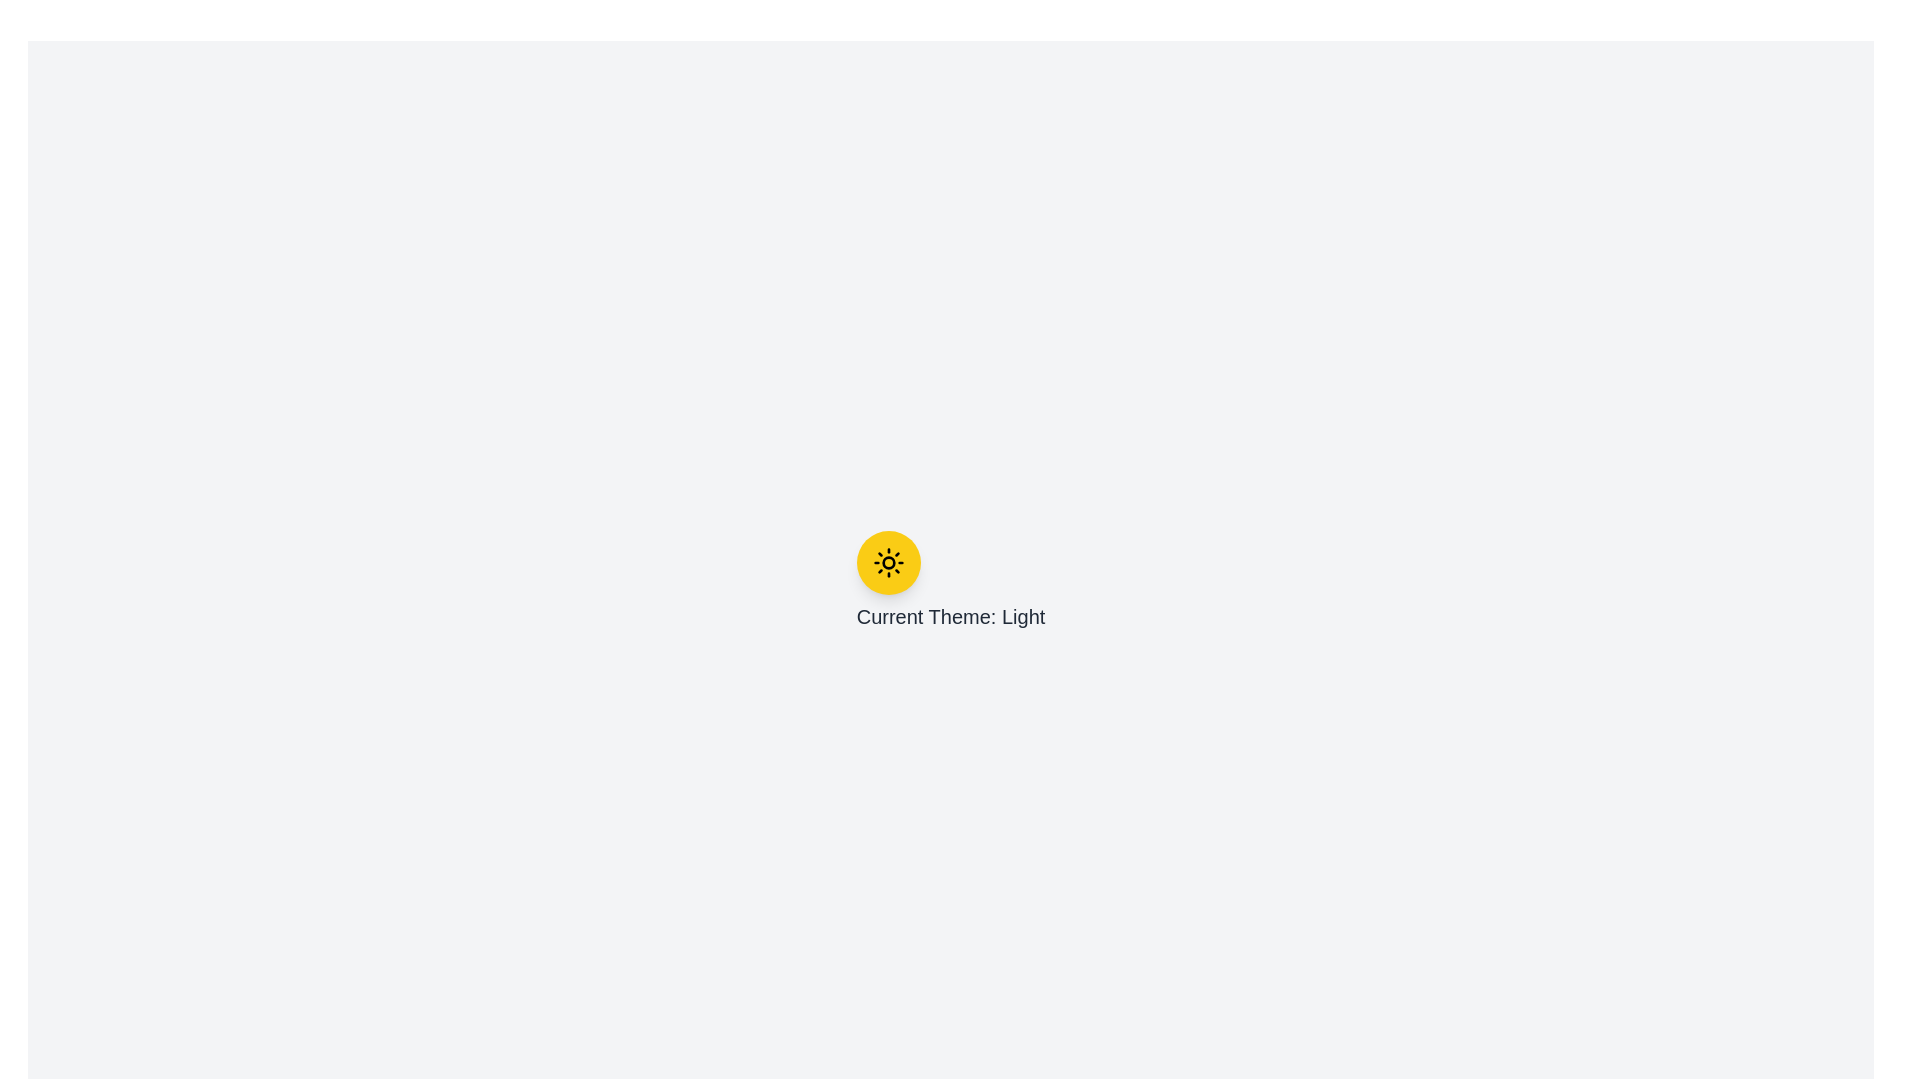 The image size is (1920, 1080). What do you see at coordinates (887, 563) in the screenshot?
I see `the theme toggle button to switch the theme` at bounding box center [887, 563].